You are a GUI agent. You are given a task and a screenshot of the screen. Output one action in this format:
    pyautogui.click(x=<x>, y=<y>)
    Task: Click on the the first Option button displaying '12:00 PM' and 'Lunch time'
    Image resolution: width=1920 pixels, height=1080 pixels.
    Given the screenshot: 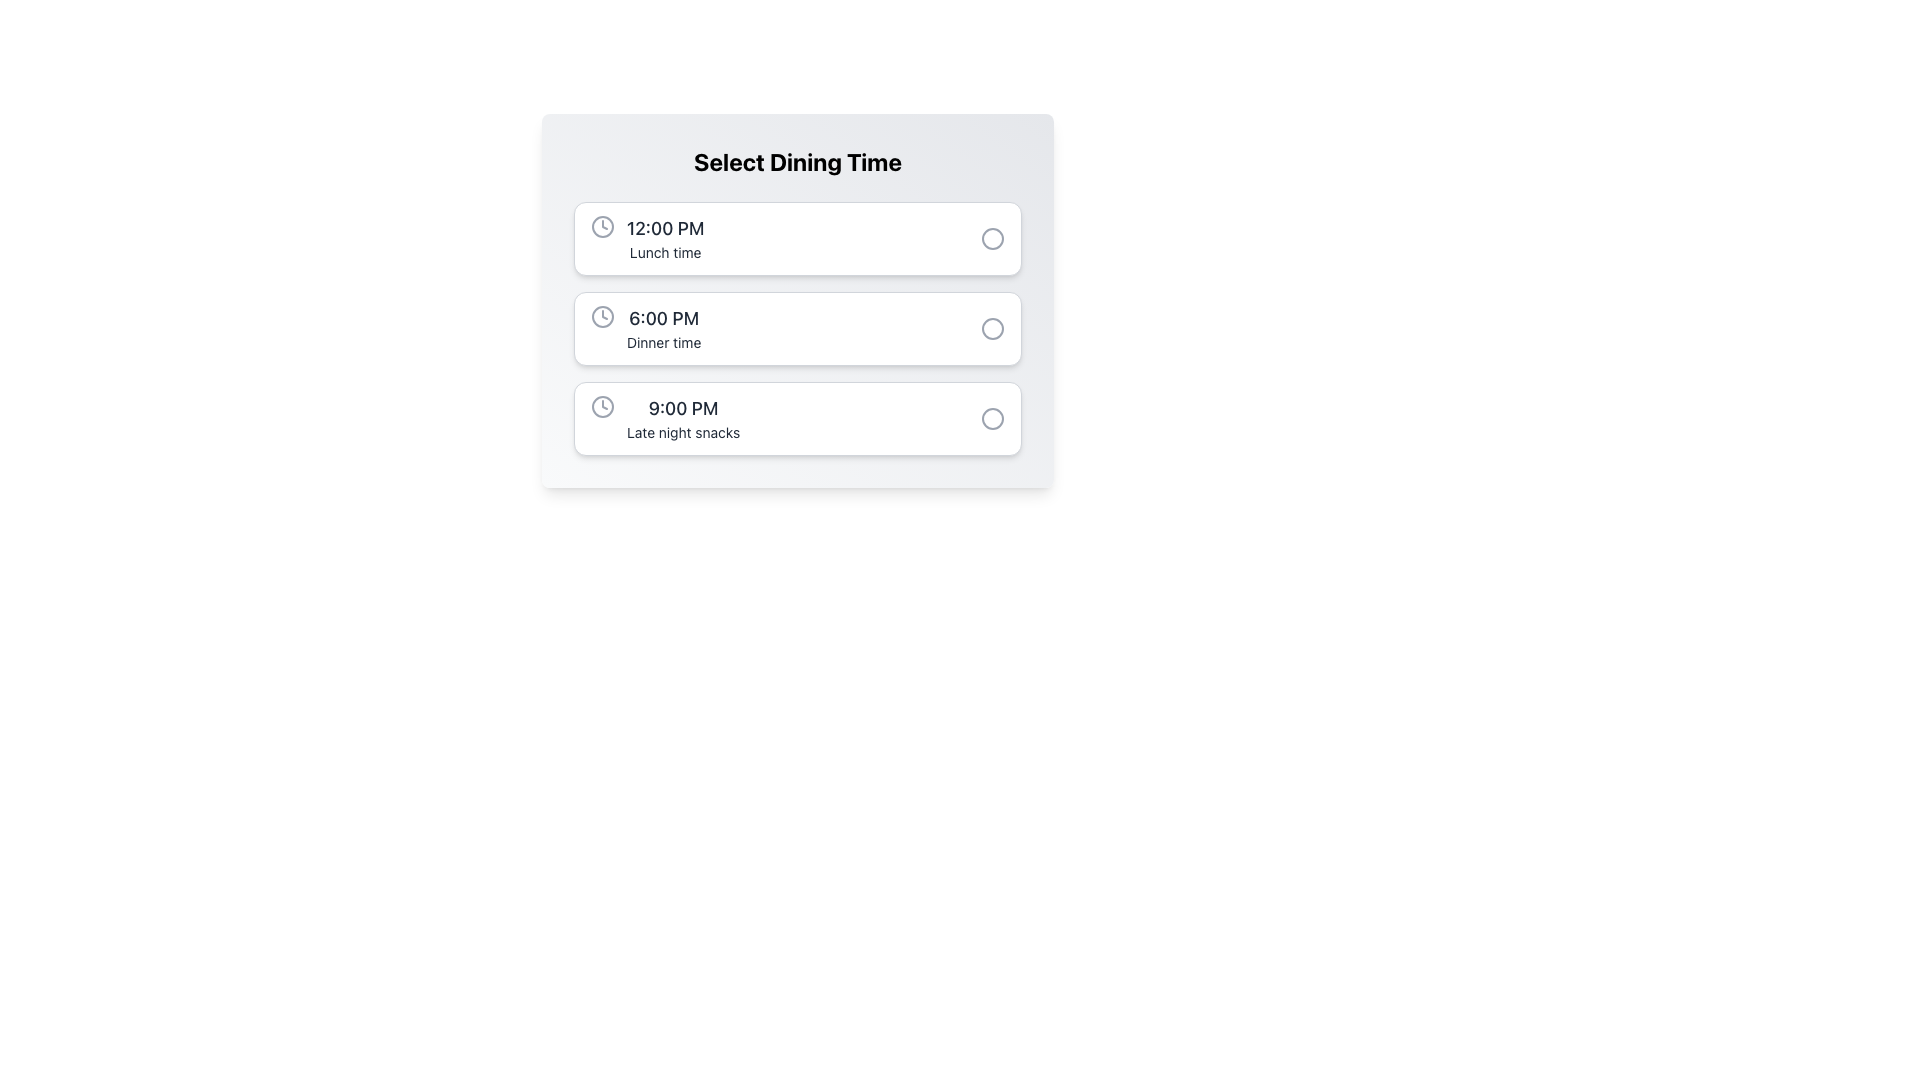 What is the action you would take?
    pyautogui.click(x=796, y=238)
    